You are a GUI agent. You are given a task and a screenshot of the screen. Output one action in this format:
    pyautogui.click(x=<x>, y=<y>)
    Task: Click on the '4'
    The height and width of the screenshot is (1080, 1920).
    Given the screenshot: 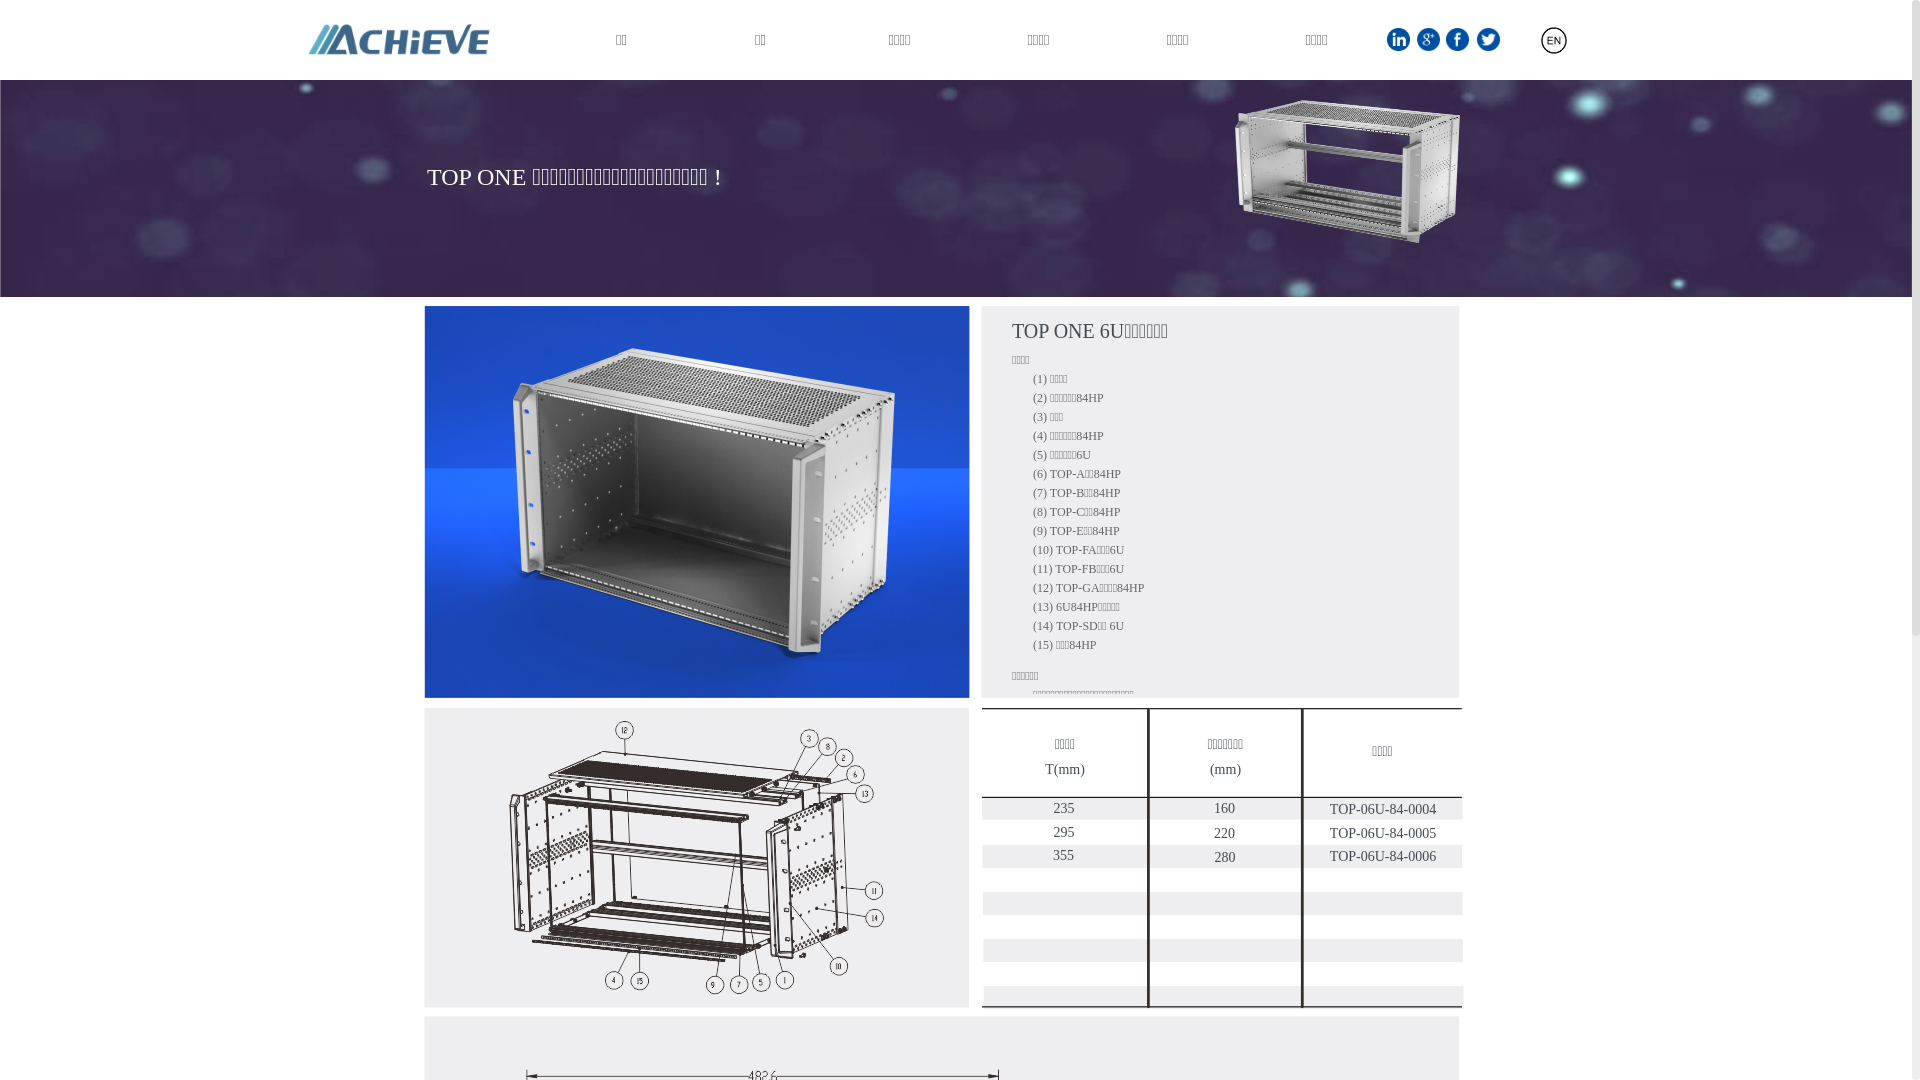 What is the action you would take?
    pyautogui.click(x=1221, y=857)
    